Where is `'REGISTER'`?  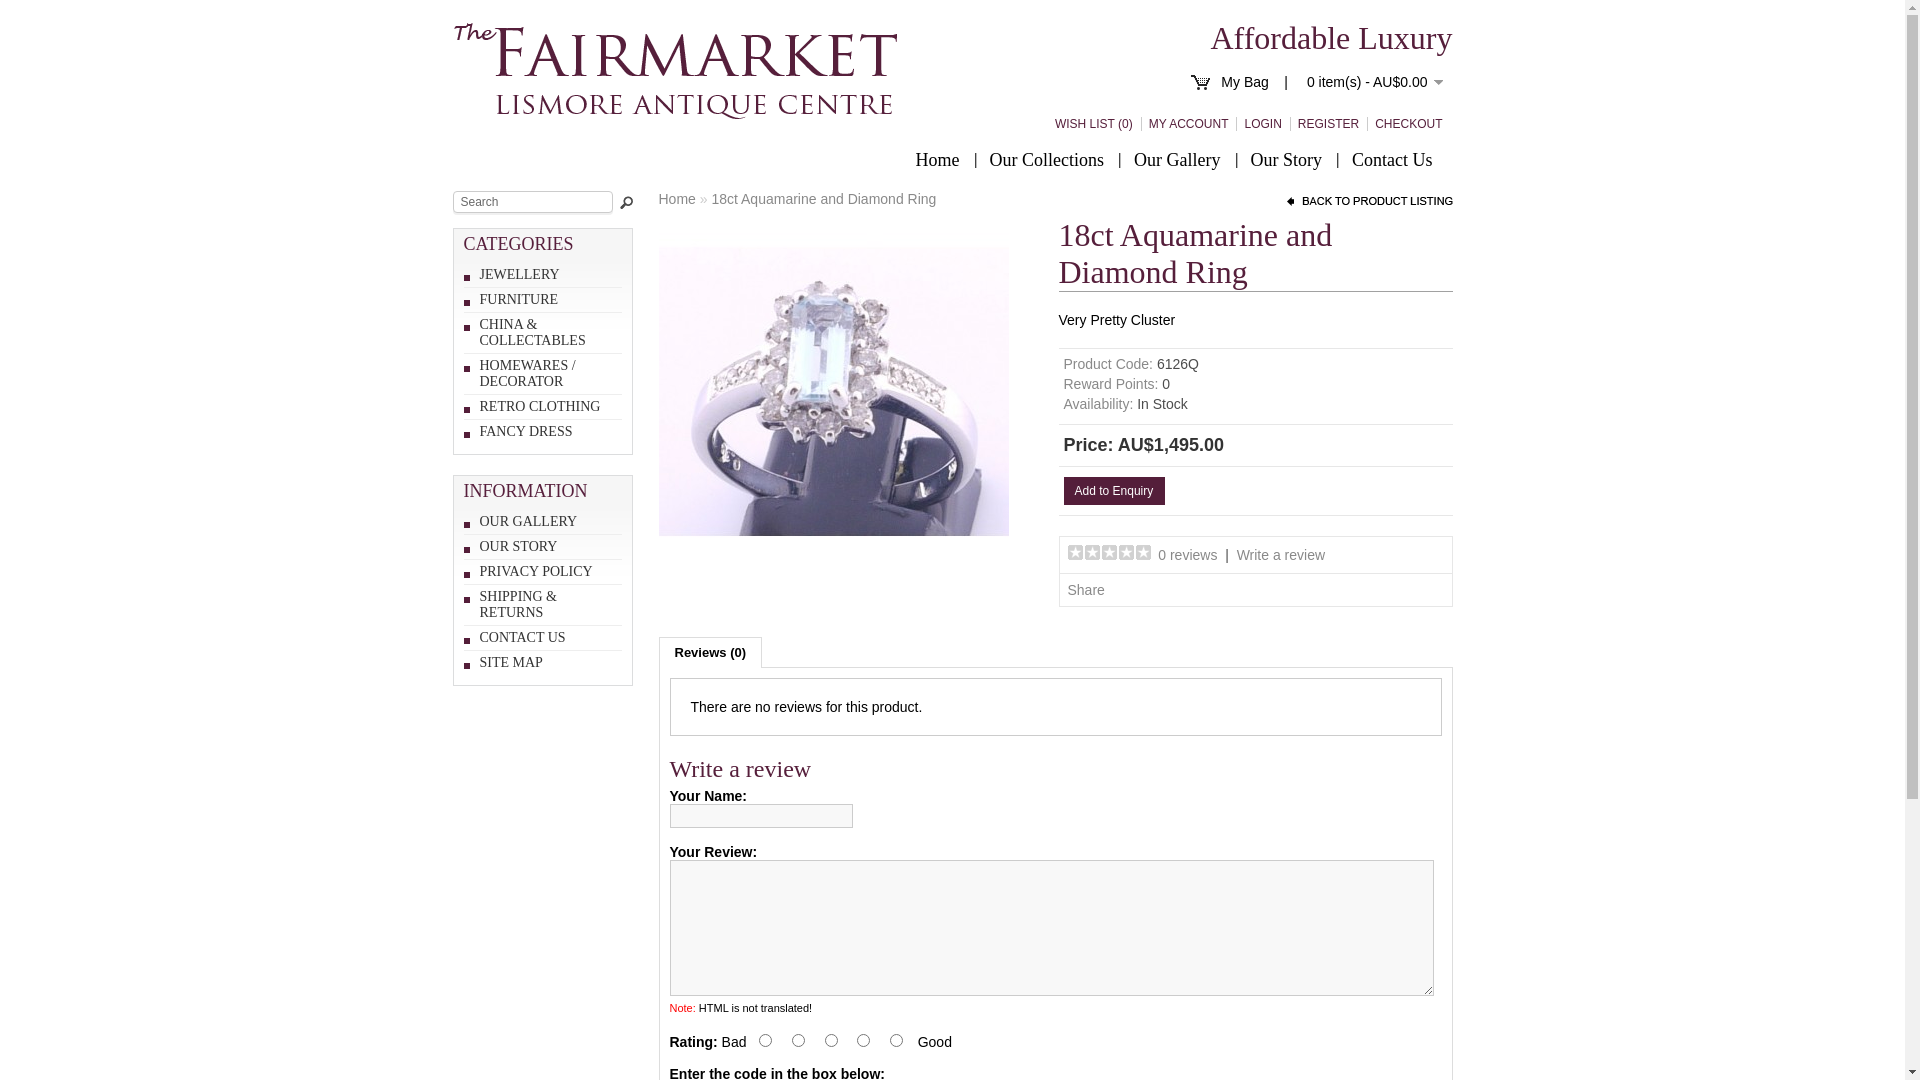
'REGISTER' is located at coordinates (1290, 123).